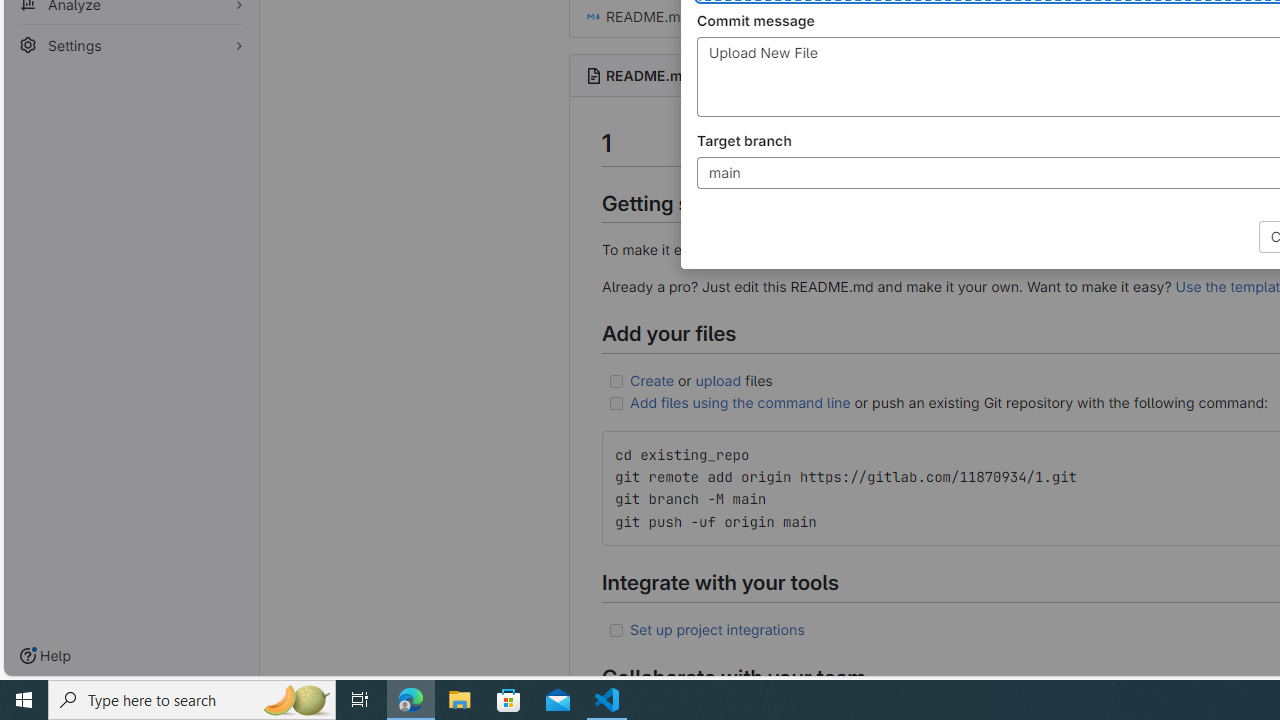 This screenshot has width=1280, height=720. Describe the element at coordinates (615, 630) in the screenshot. I see `'Class: task-list-item-checkbox'` at that location.